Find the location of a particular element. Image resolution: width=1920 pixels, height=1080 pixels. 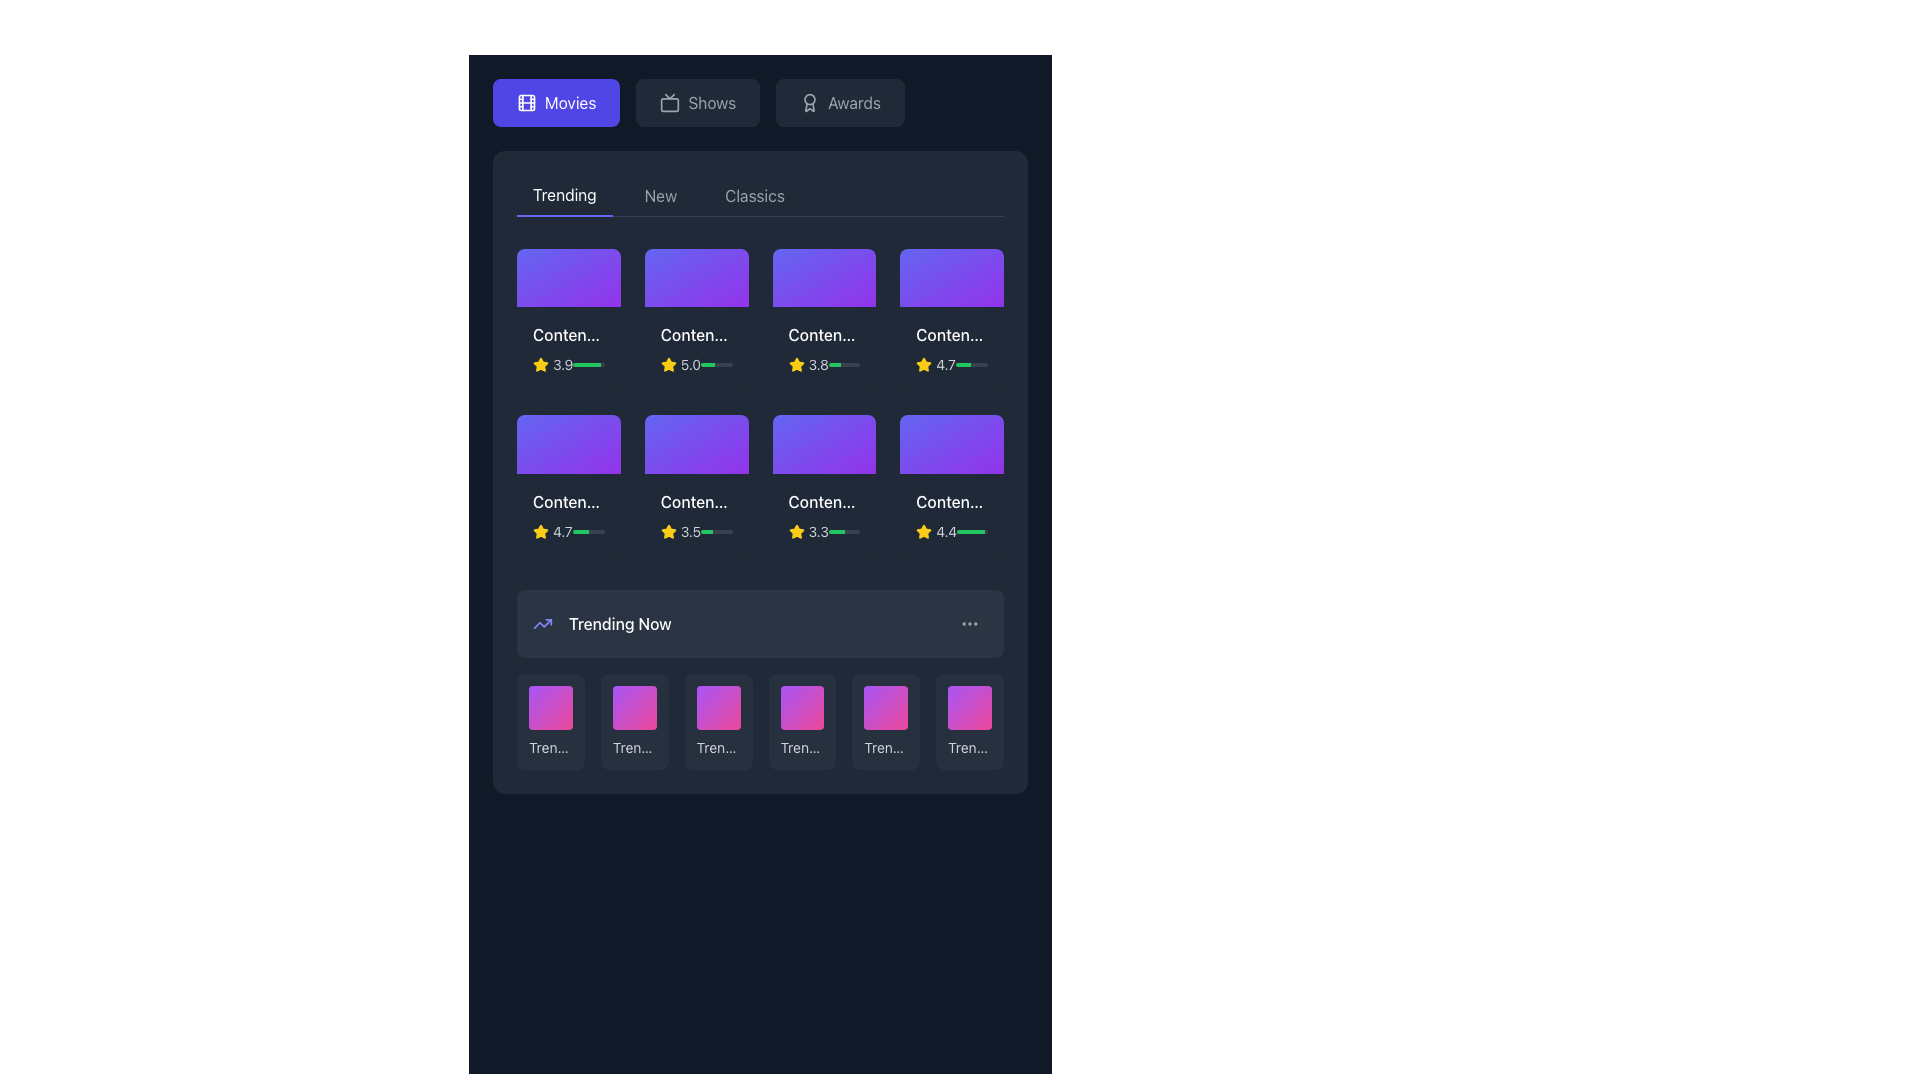

the vibrant yellow star icon representing a rating symbol next to the text '3.5' to highlight it is located at coordinates (668, 530).